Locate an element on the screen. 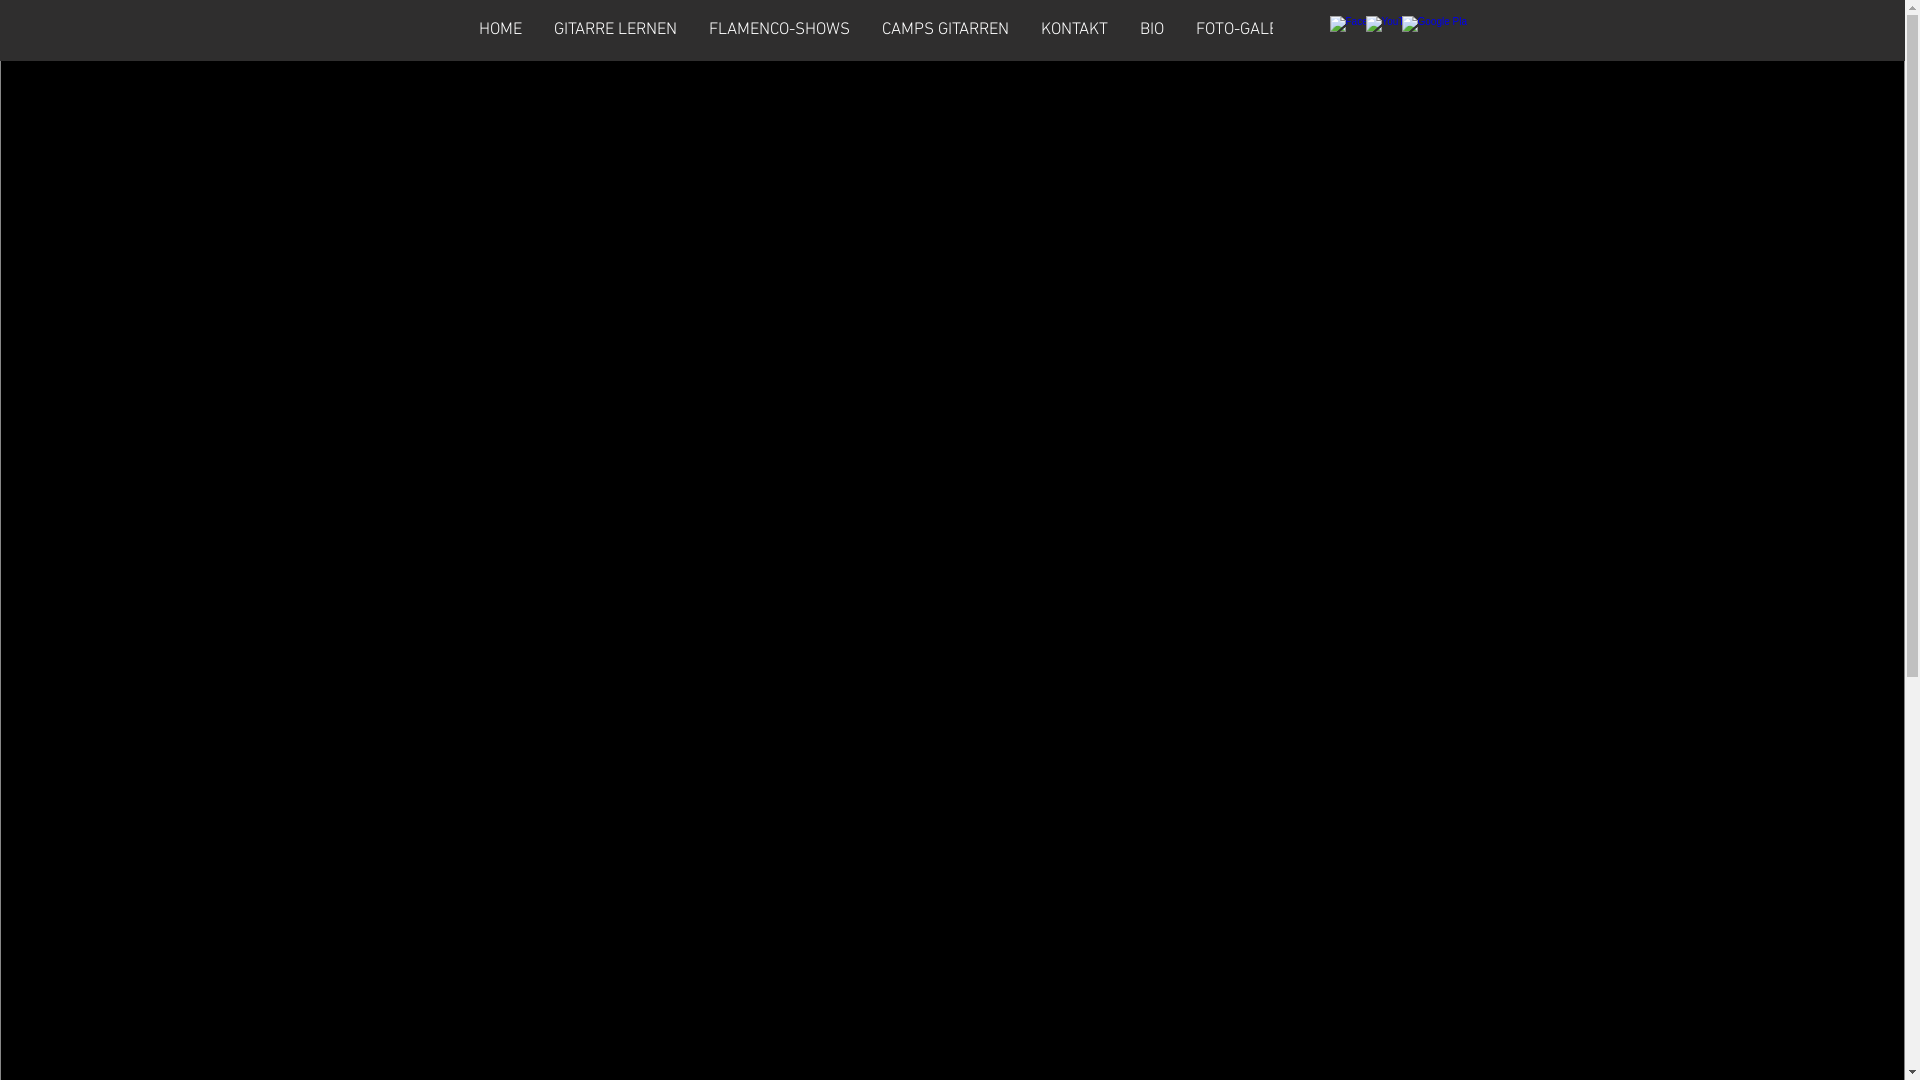 The image size is (1920, 1080). 'KONTAKT' is located at coordinates (1072, 31).